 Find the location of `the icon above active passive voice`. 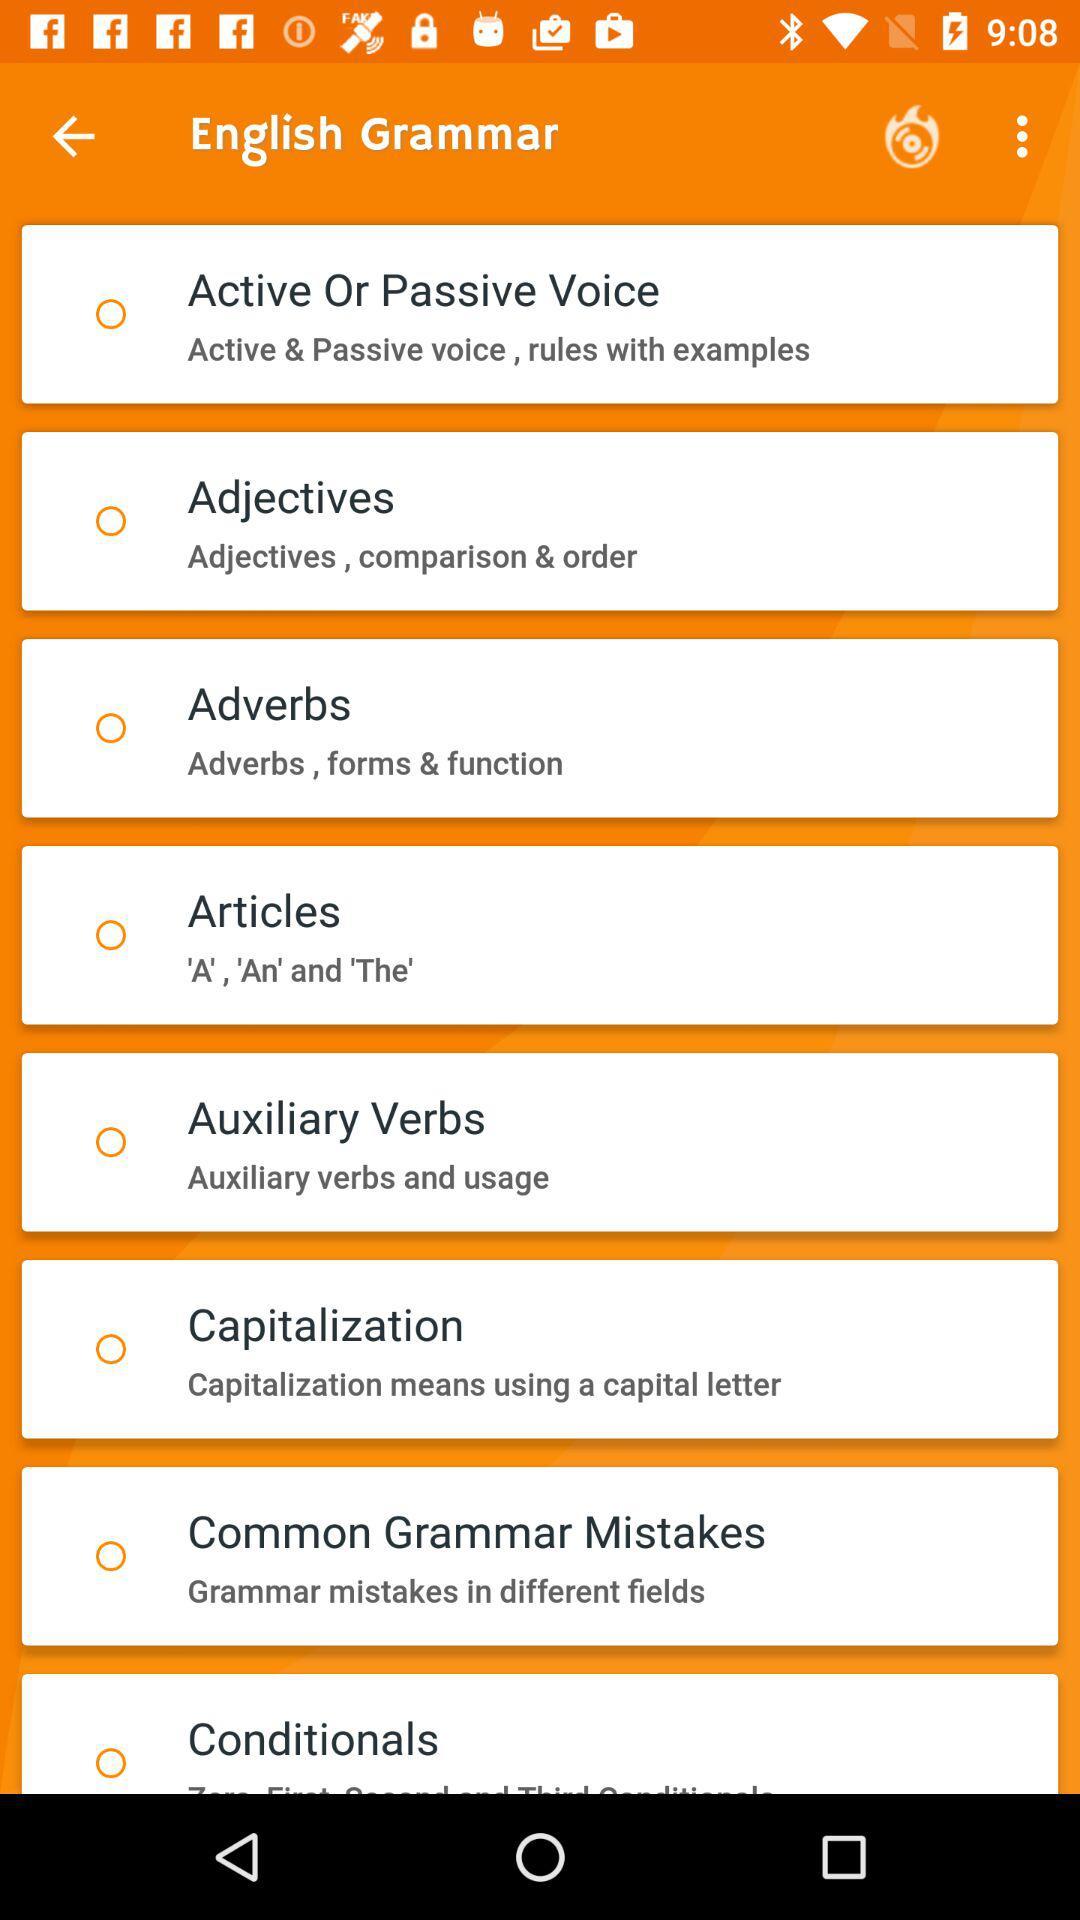

the icon above active passive voice is located at coordinates (911, 135).